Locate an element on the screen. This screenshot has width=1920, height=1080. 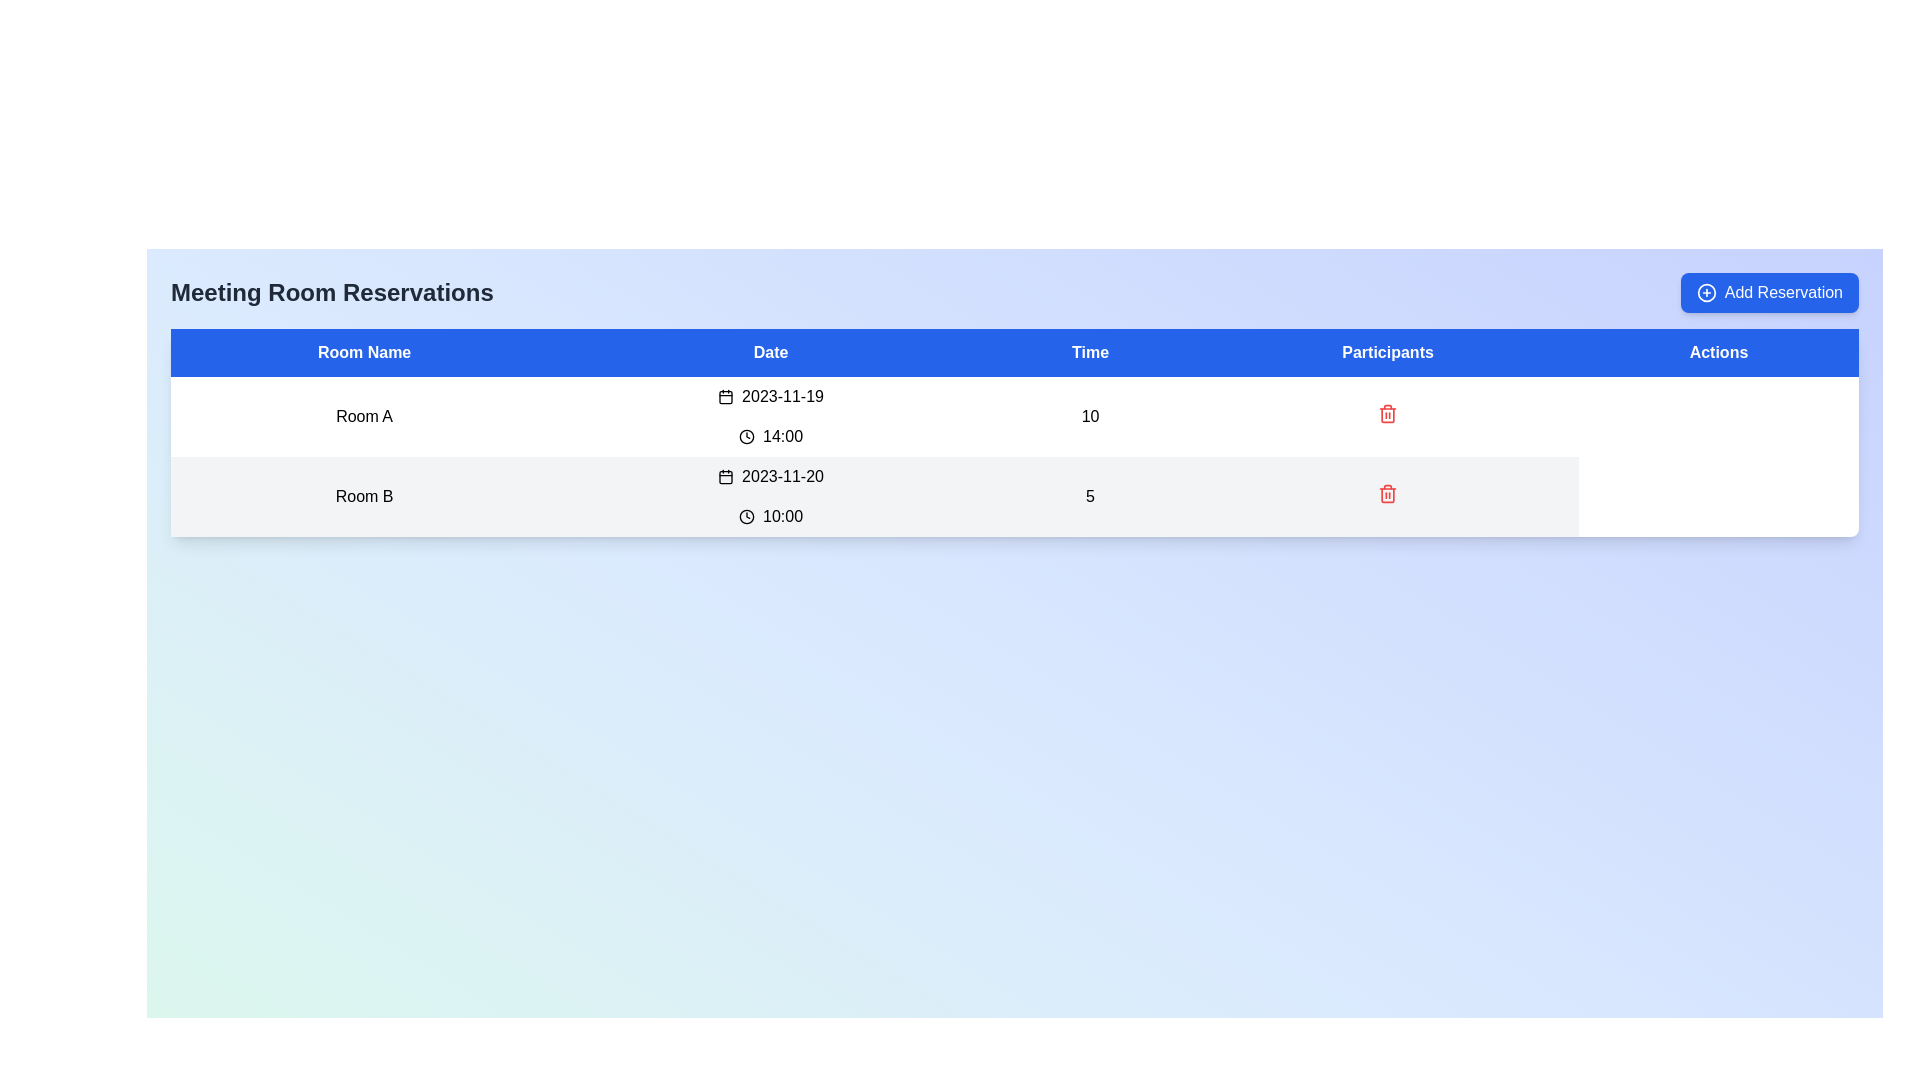
the time icon located to the left of the time text '14:00' in the Room A row of the table is located at coordinates (746, 435).